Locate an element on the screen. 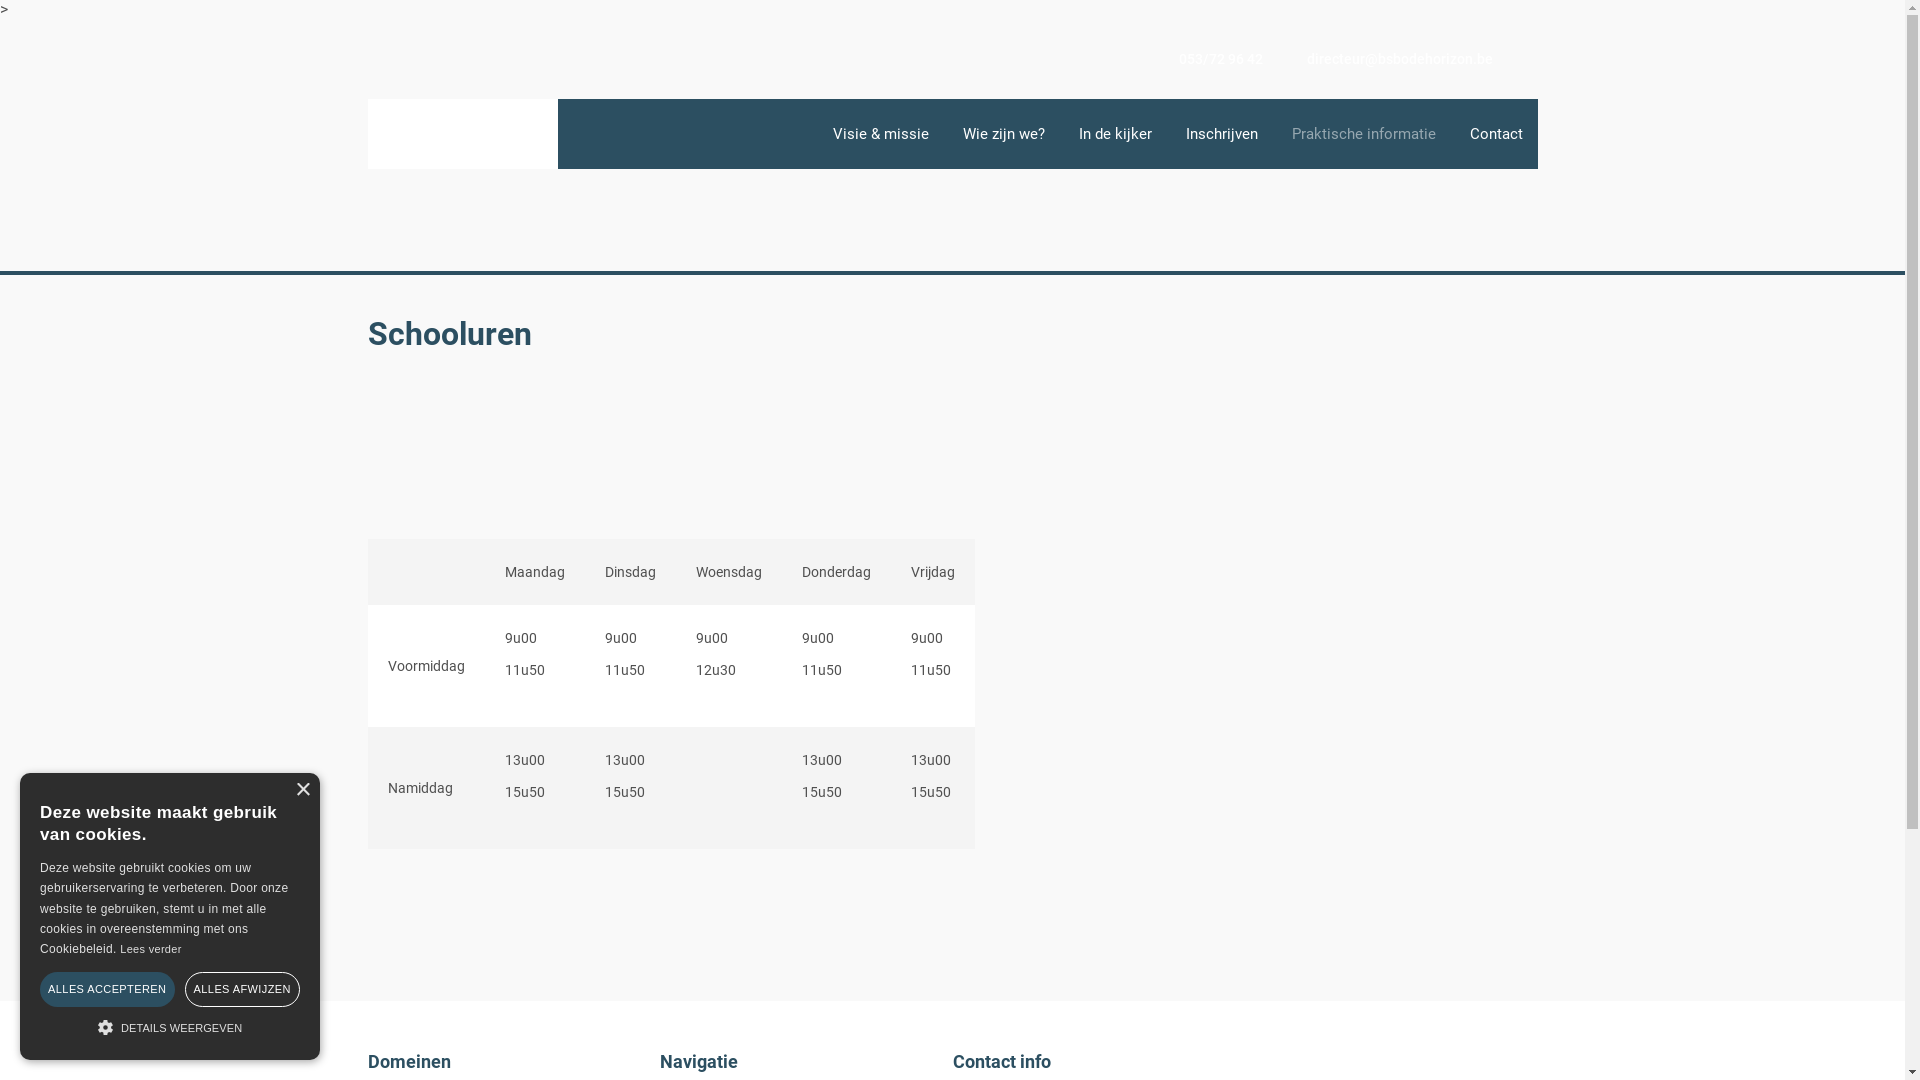 The height and width of the screenshot is (1080, 1920). 'Contact' is located at coordinates (1495, 134).